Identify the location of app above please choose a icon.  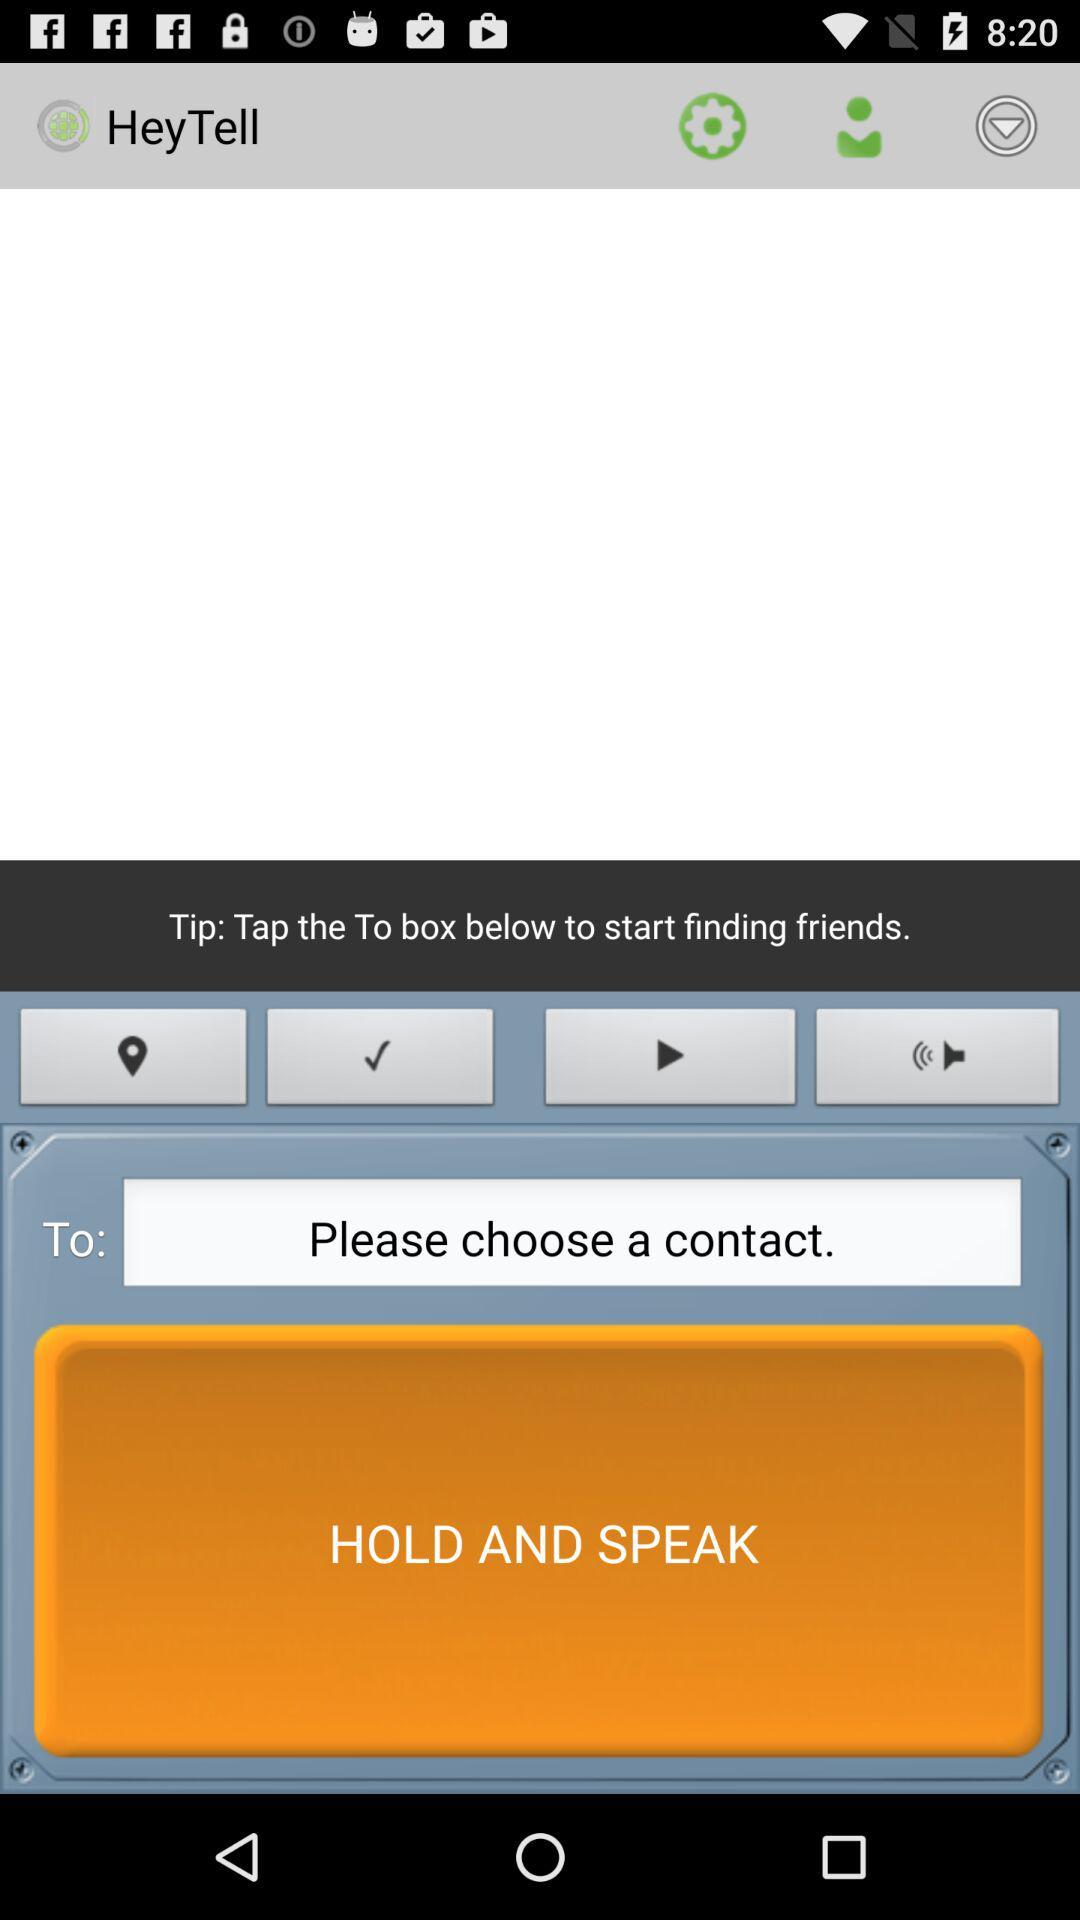
(380, 1061).